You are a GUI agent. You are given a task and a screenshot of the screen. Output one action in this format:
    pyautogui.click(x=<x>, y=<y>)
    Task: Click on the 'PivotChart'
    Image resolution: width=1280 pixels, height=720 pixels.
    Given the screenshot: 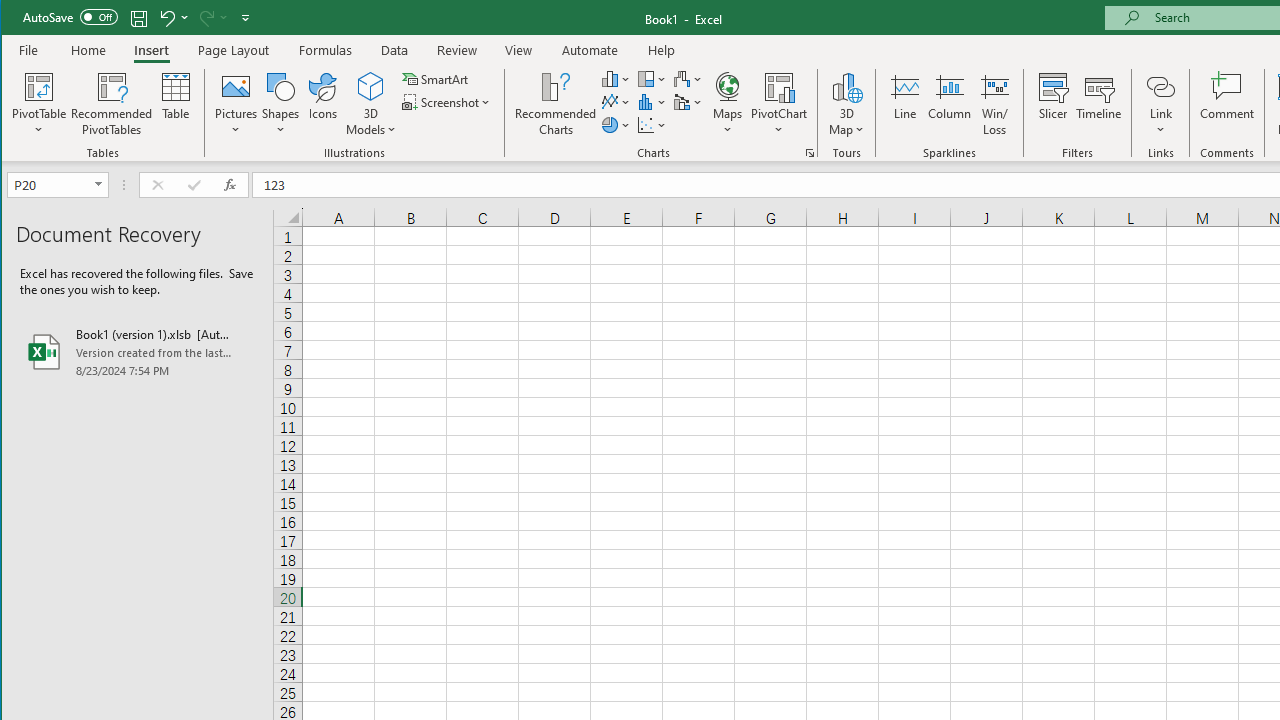 What is the action you would take?
    pyautogui.click(x=778, y=85)
    